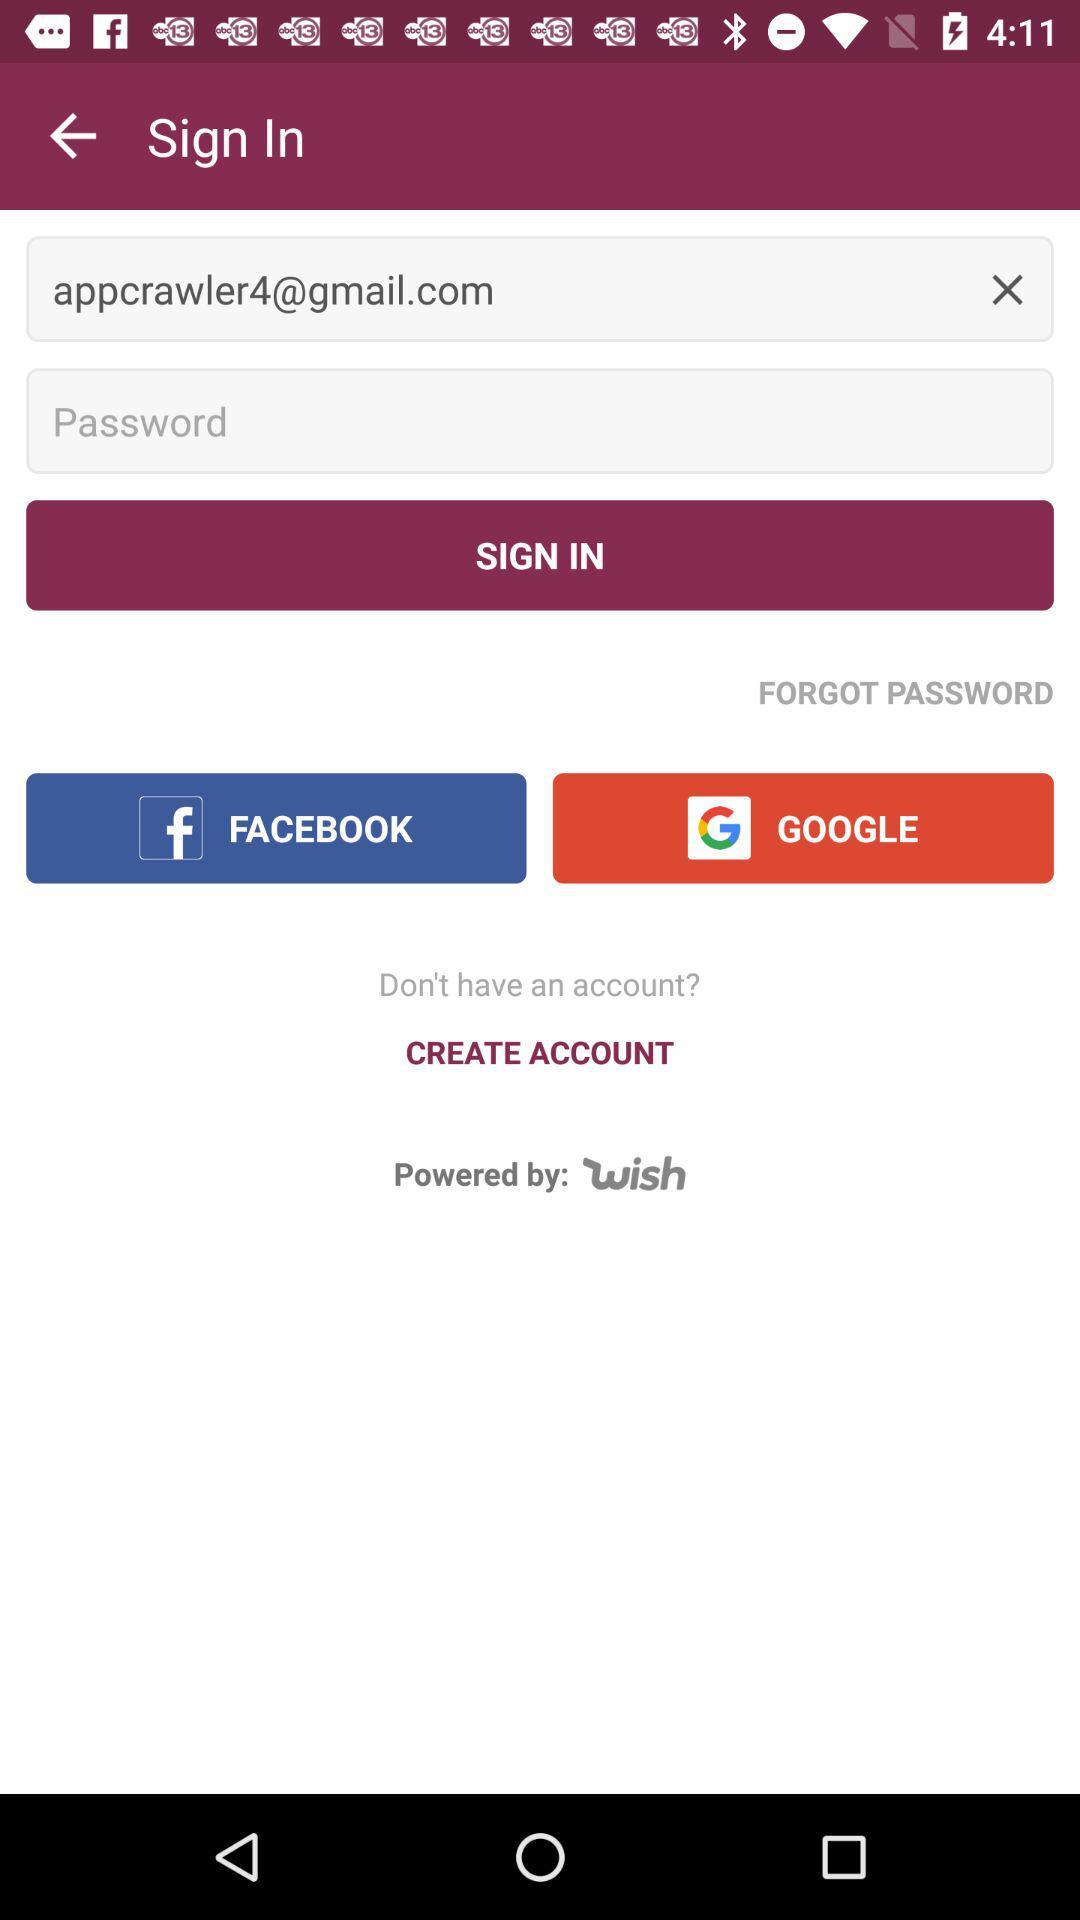 Image resolution: width=1080 pixels, height=1920 pixels. I want to click on the appcrawler4@gmail.com icon, so click(540, 288).